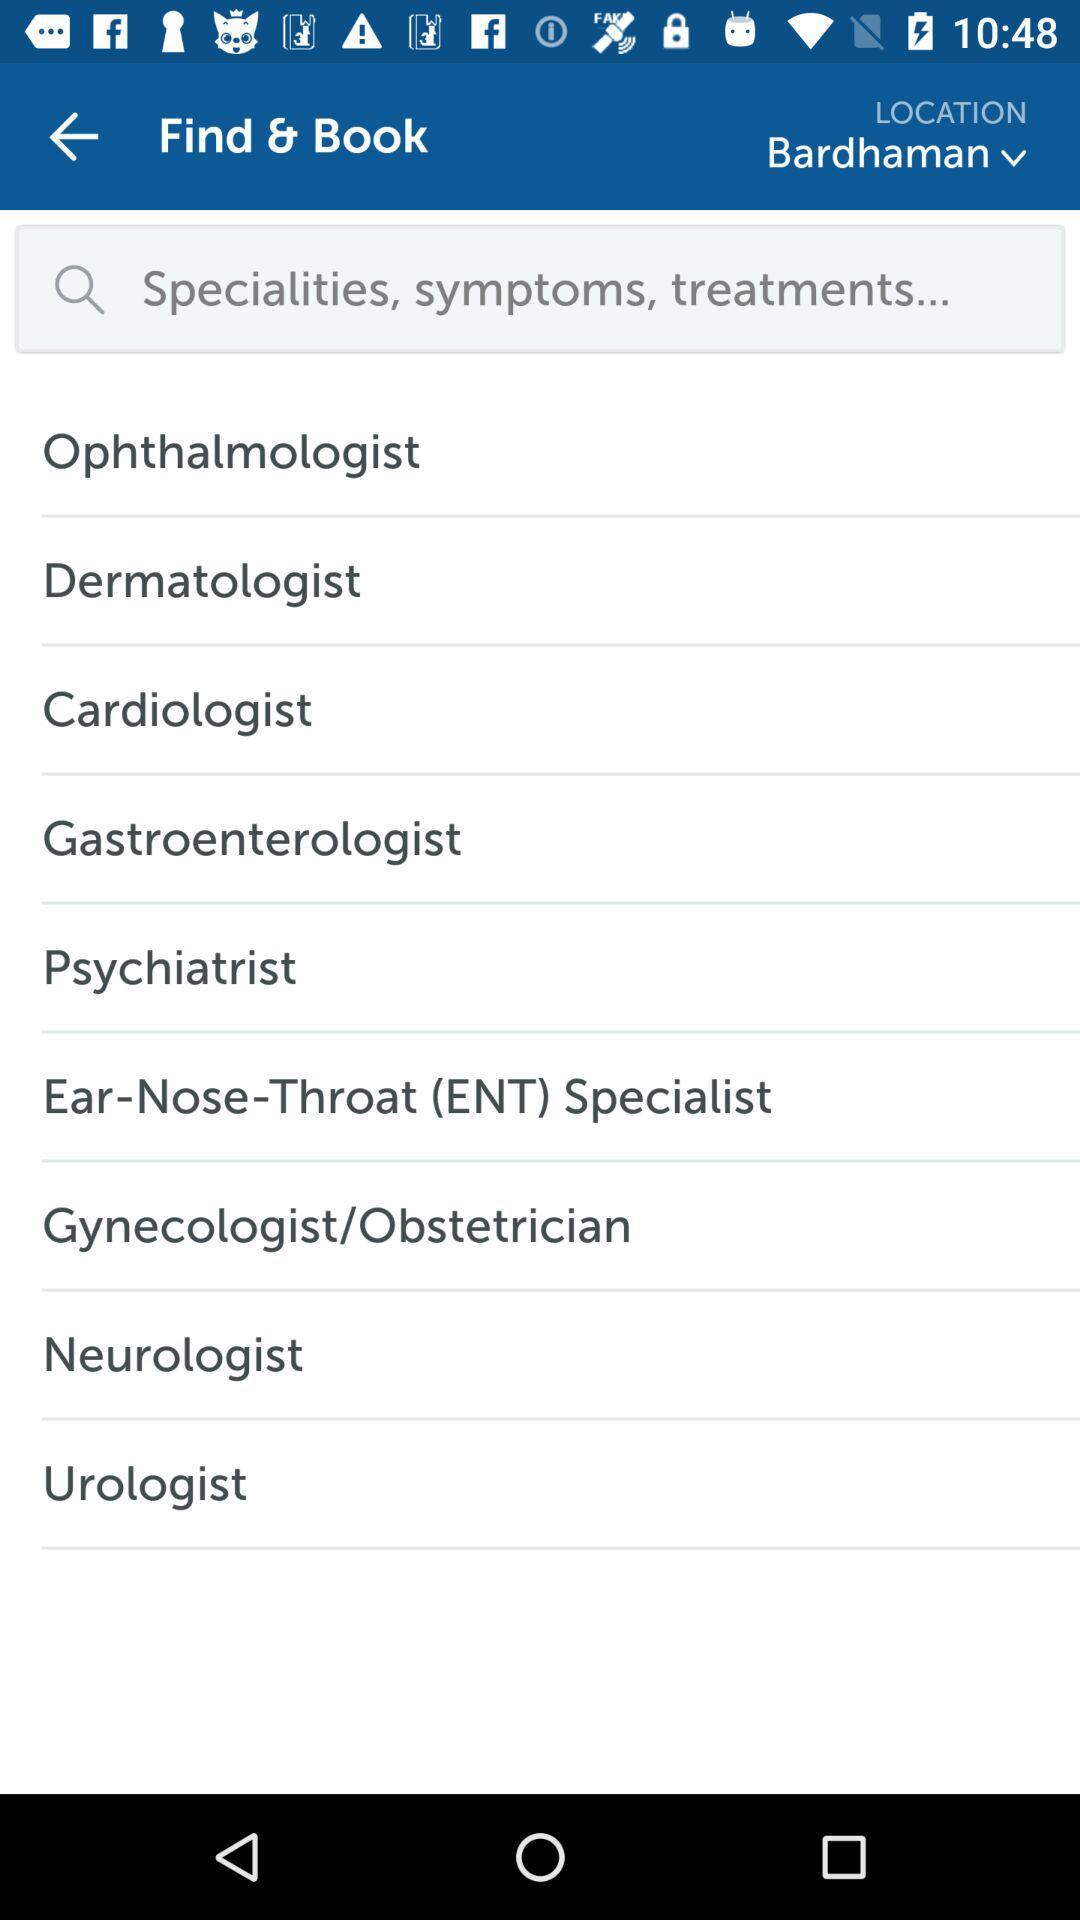 Image resolution: width=1080 pixels, height=1920 pixels. Describe the element at coordinates (1014, 157) in the screenshot. I see `dropdown location selection` at that location.